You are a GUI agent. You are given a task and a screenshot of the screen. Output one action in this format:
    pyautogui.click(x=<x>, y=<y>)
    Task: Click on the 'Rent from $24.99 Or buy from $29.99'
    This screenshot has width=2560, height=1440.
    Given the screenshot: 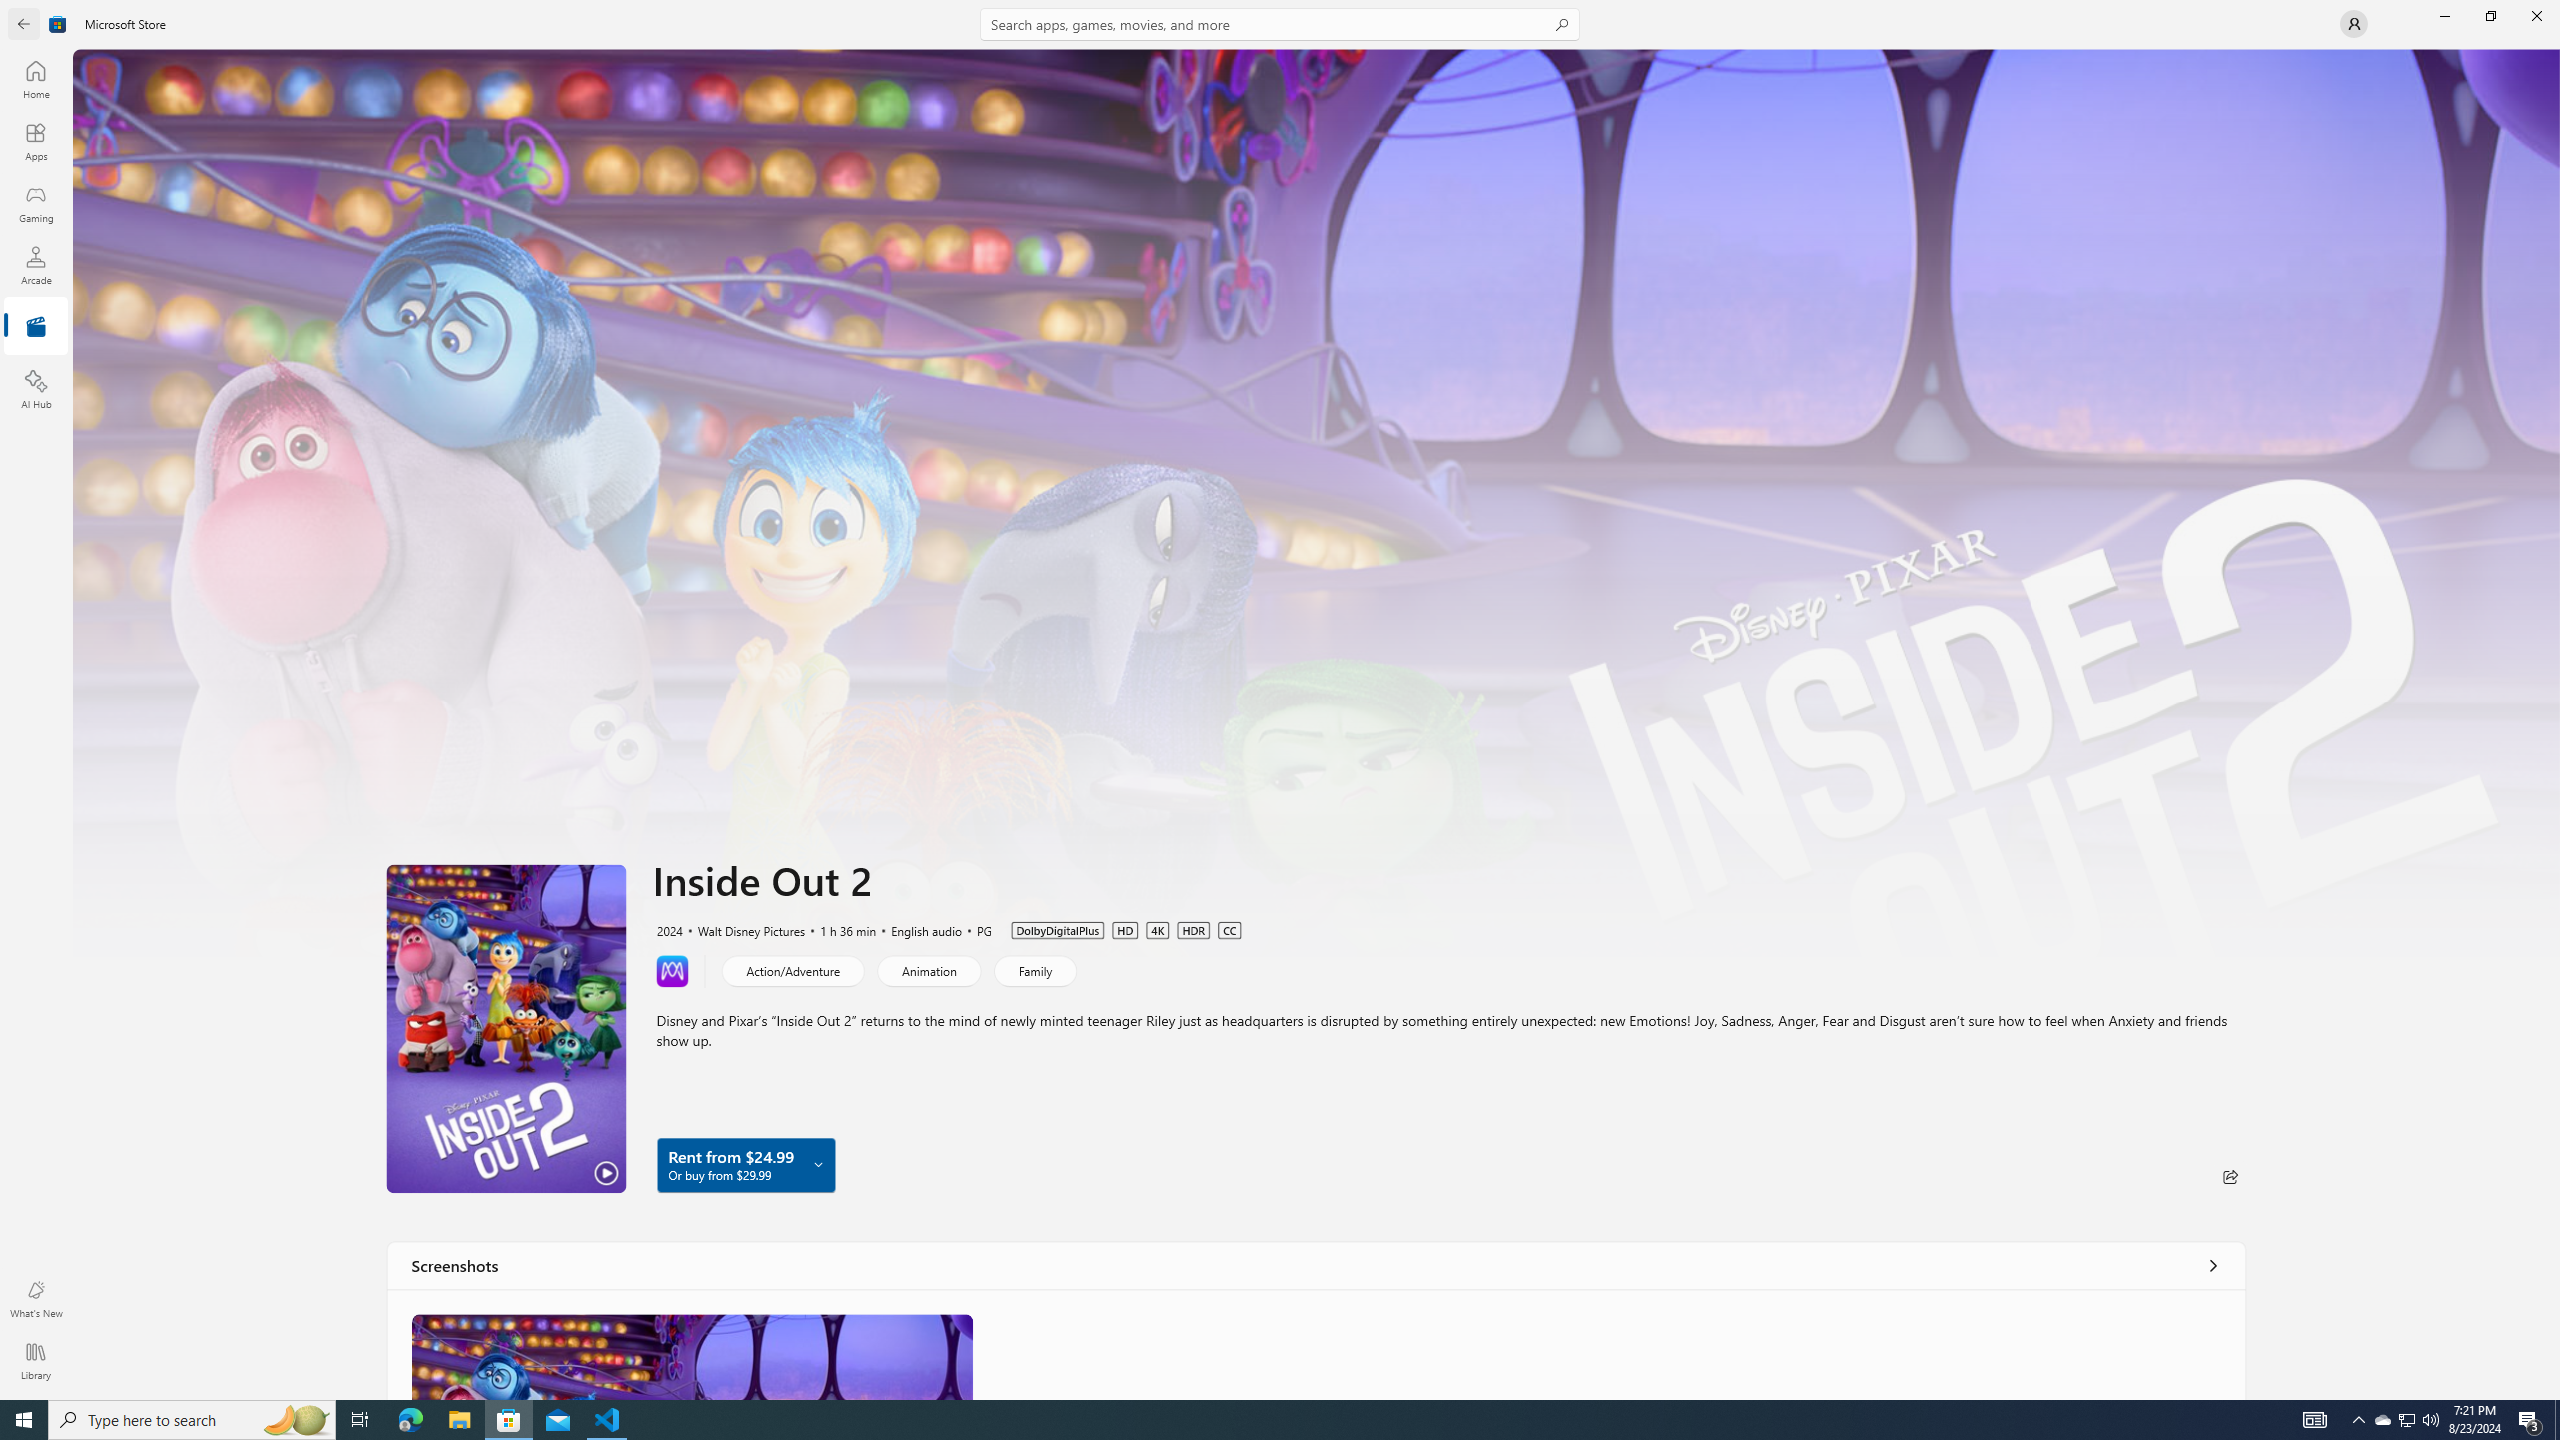 What is the action you would take?
    pyautogui.click(x=745, y=1164)
    